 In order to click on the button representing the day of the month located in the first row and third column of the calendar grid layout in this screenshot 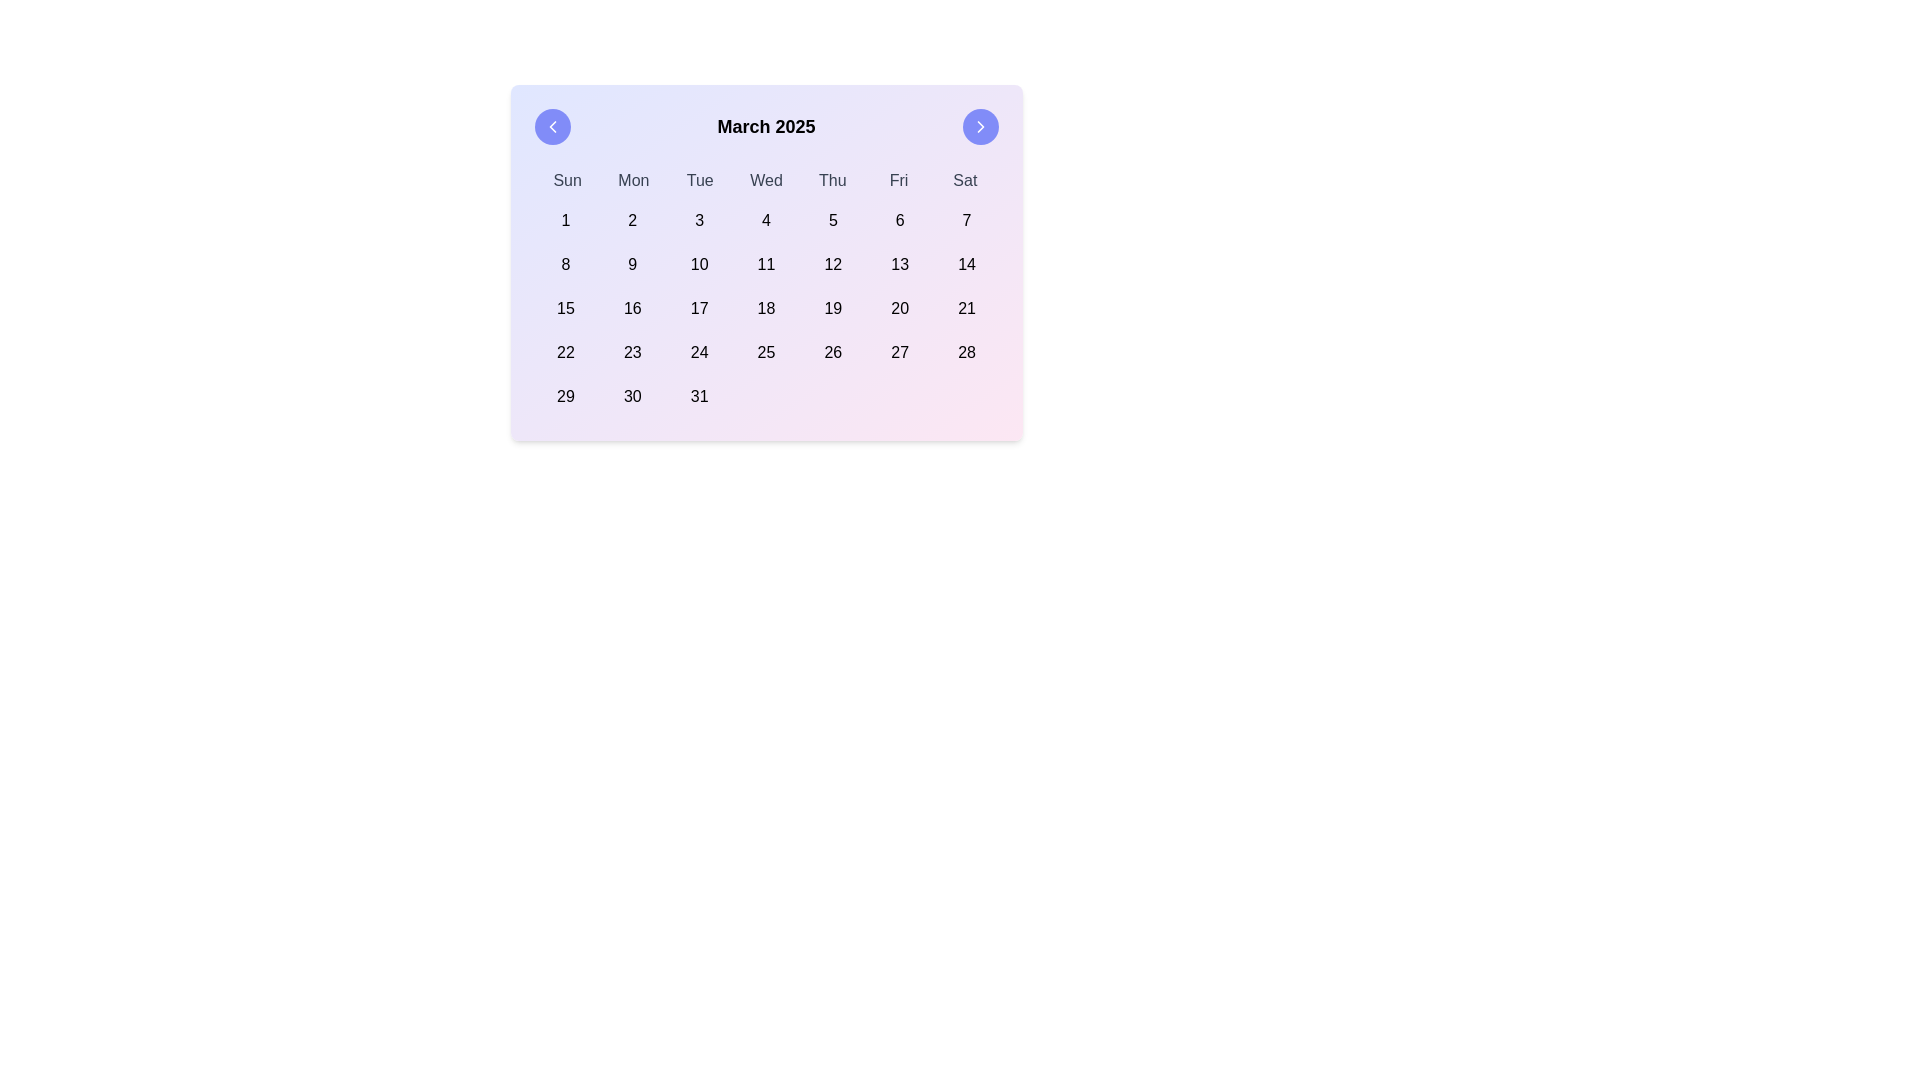, I will do `click(699, 220)`.